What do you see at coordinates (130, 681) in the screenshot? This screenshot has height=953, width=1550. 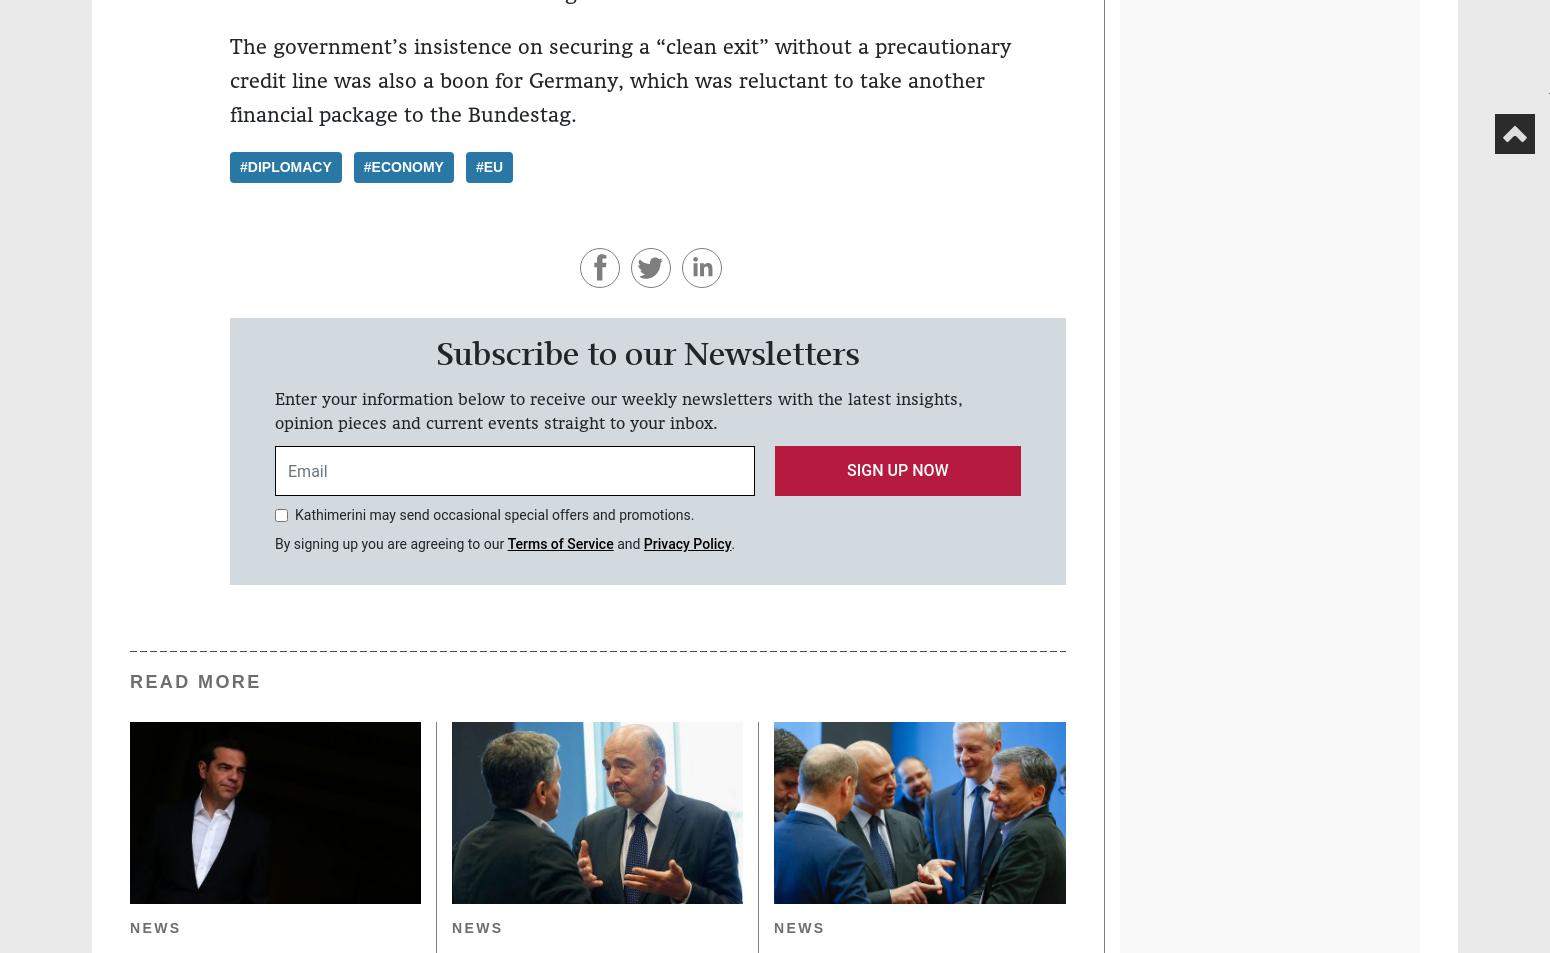 I see `'READ MORE'` at bounding box center [130, 681].